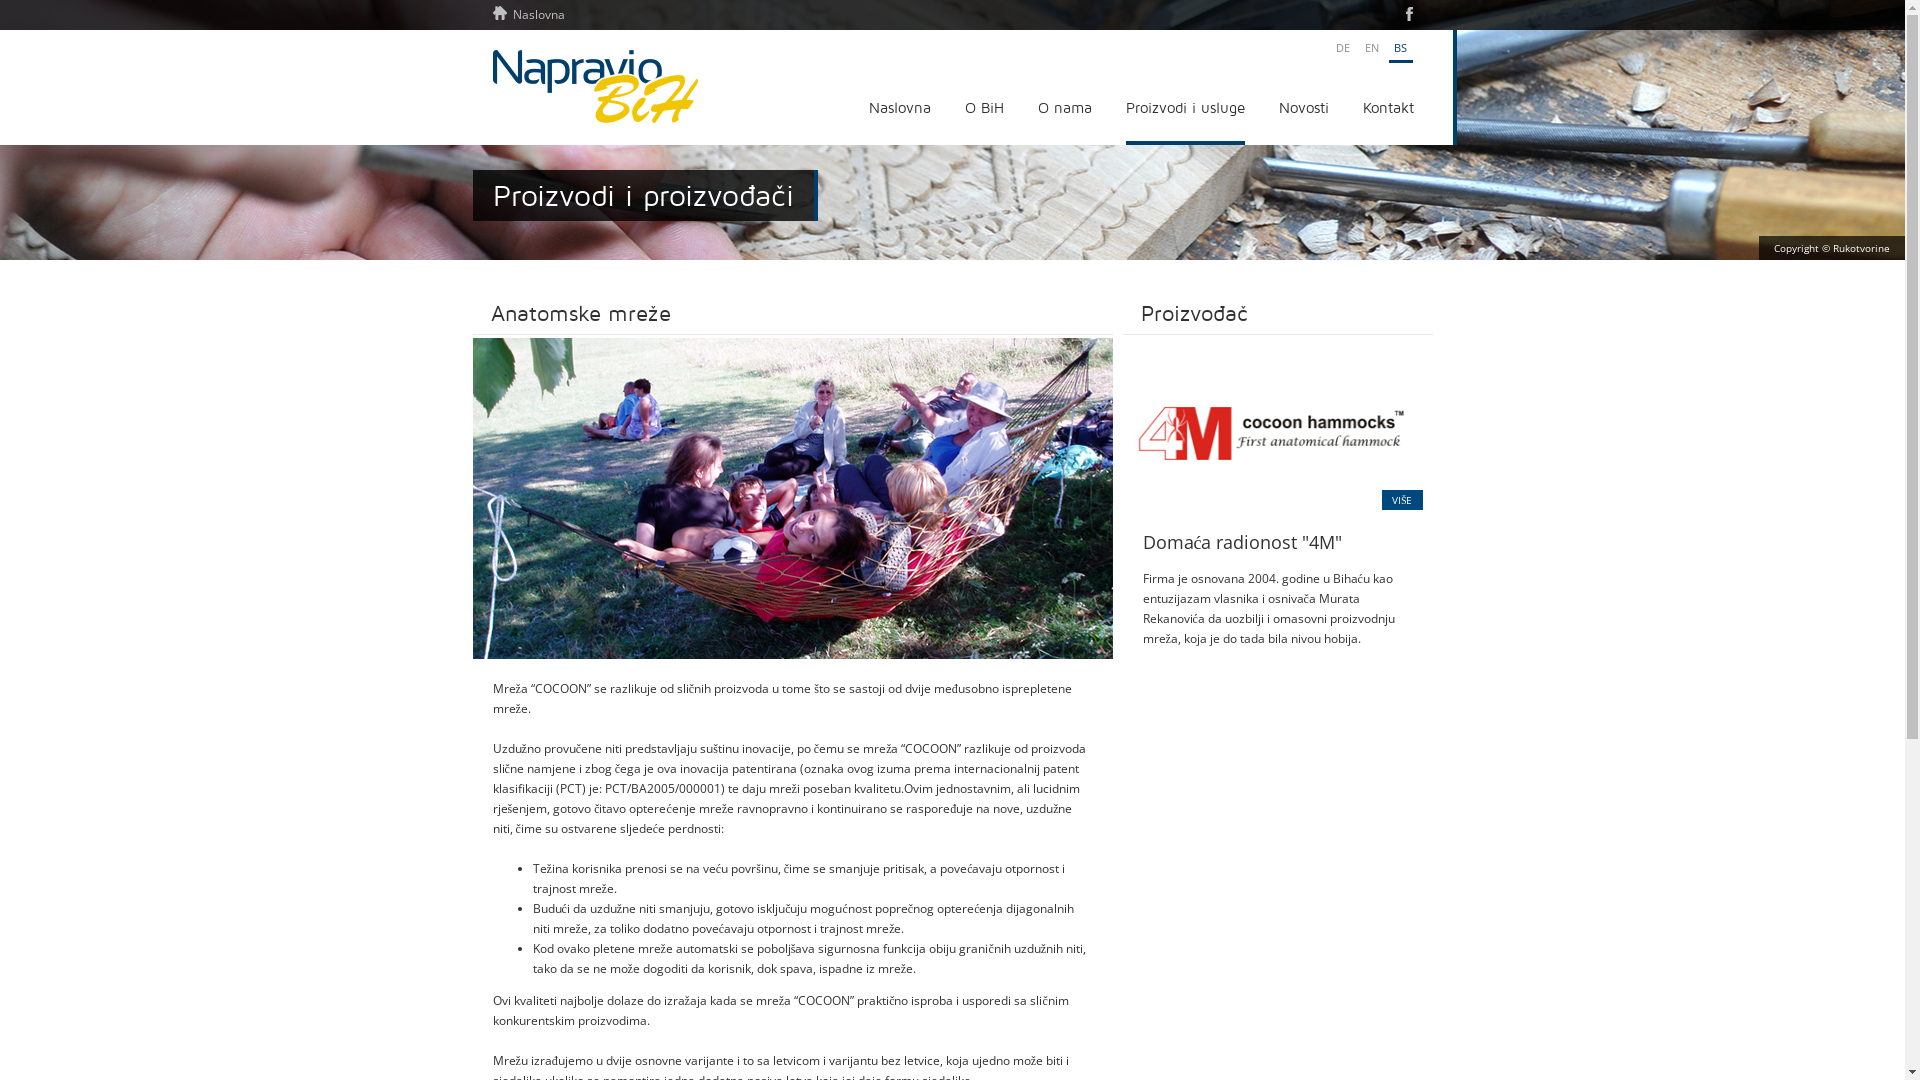  Describe the element at coordinates (1302, 111) in the screenshot. I see `'Novosti'` at that location.